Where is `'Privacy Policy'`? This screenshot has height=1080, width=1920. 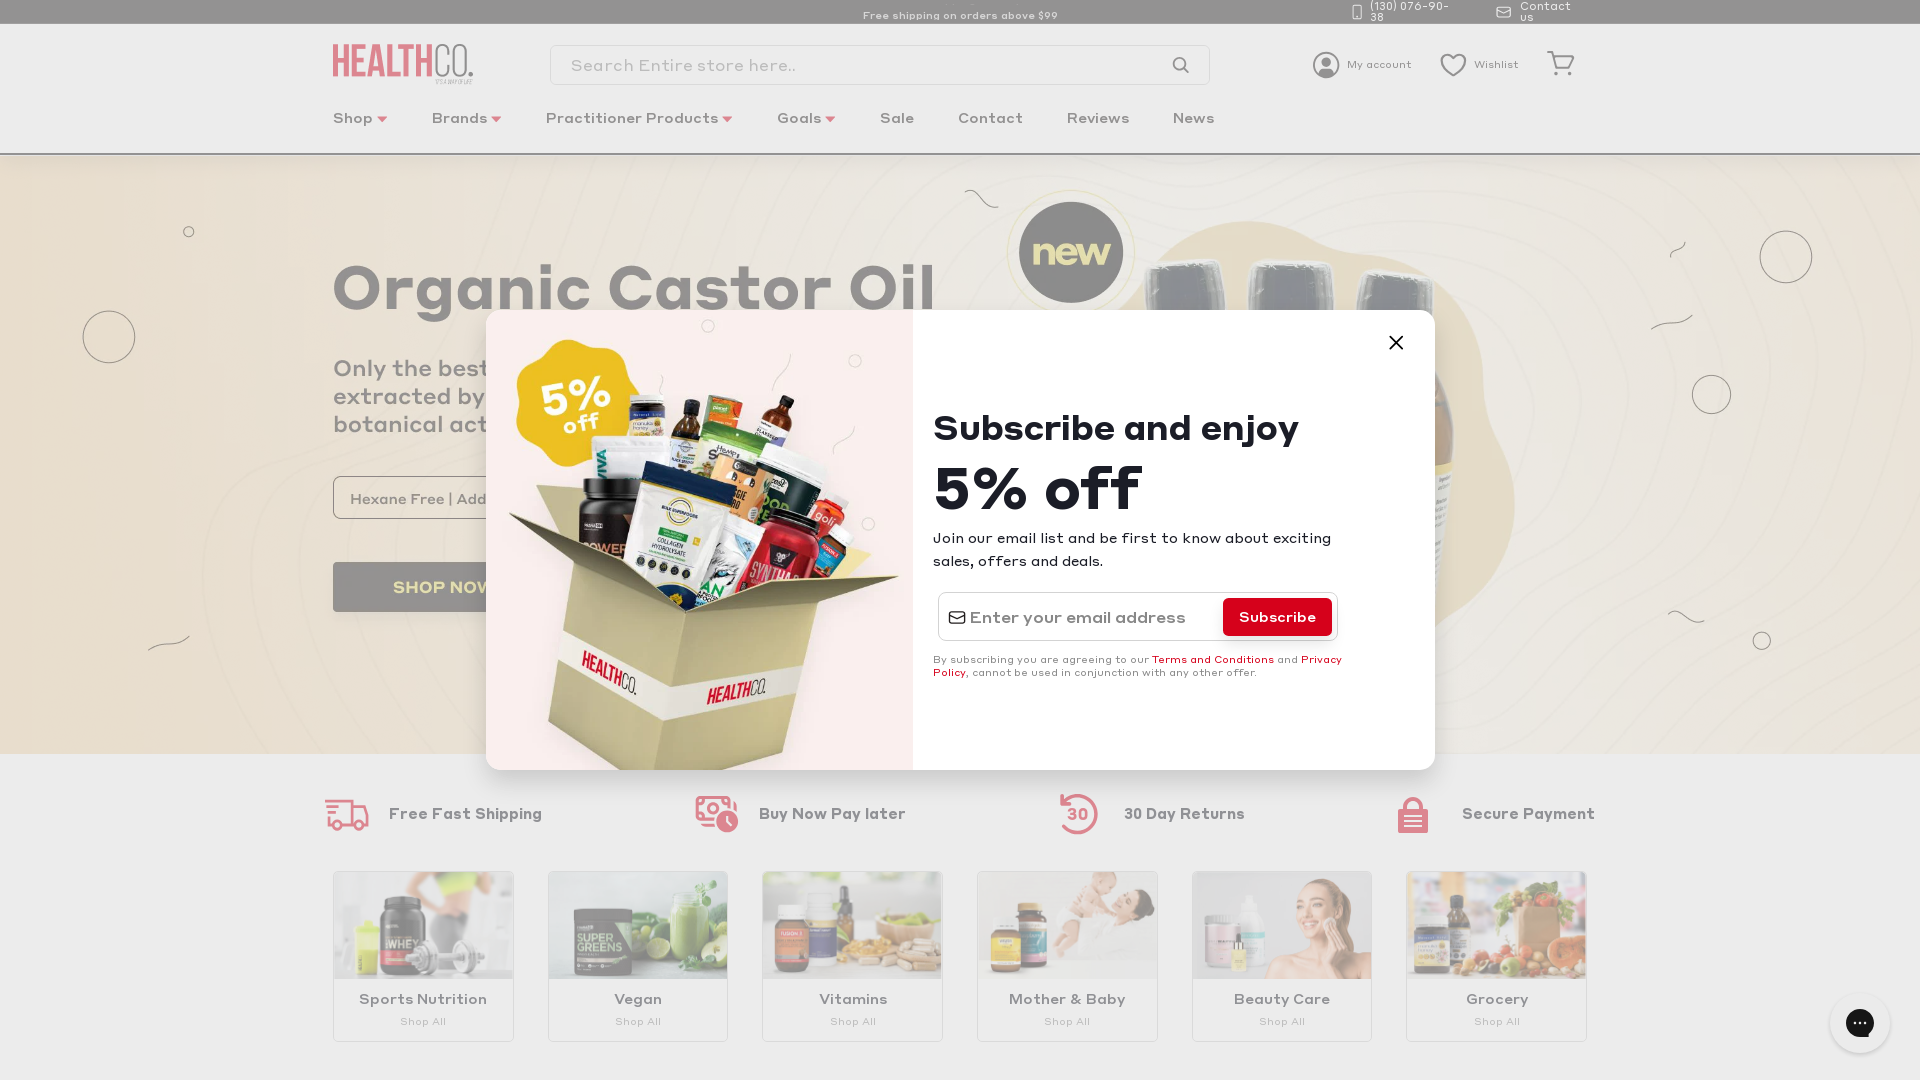 'Privacy Policy' is located at coordinates (1137, 666).